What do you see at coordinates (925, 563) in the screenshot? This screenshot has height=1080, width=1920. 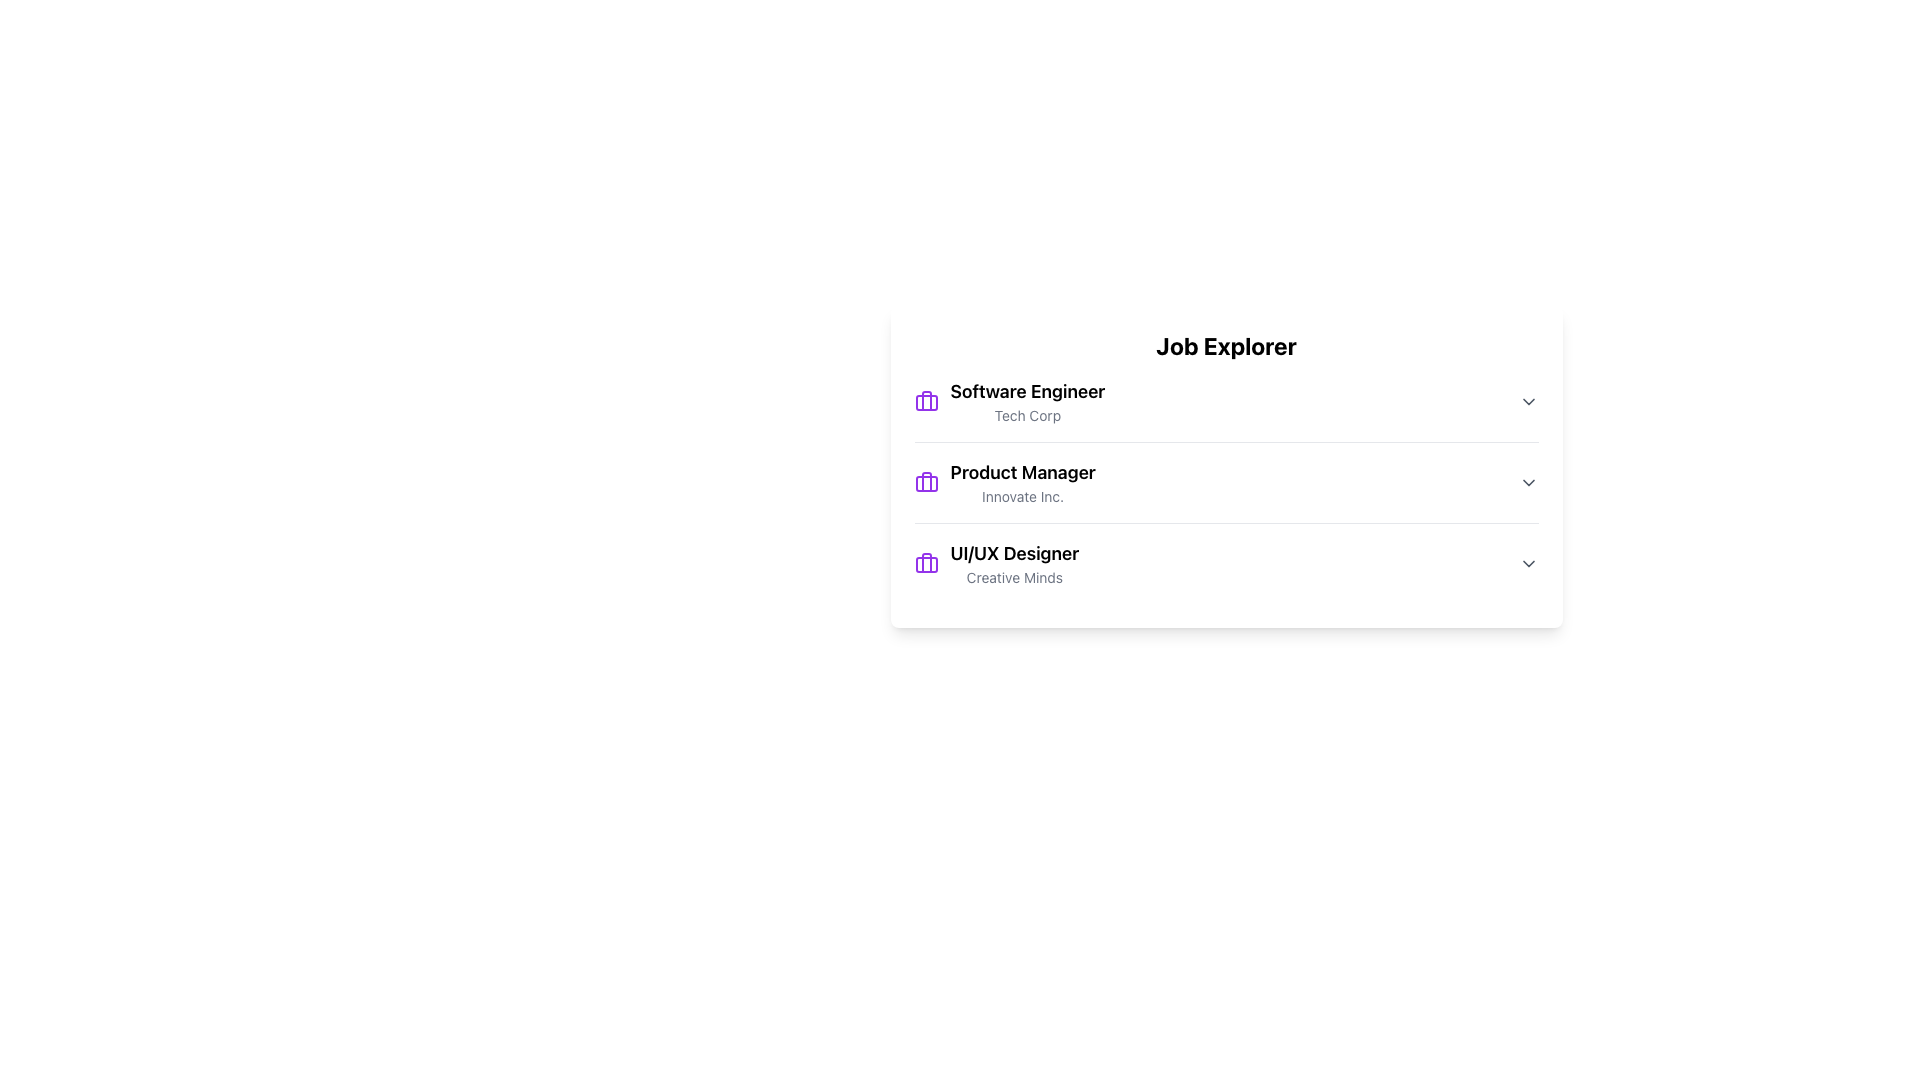 I see `the first icon representing the 'UI/UX Designer' job listing, located to the left of the text 'UI/UX Designer' and 'Creative Minds' at the bottom row of the 'Job Explorer' card` at bounding box center [925, 563].